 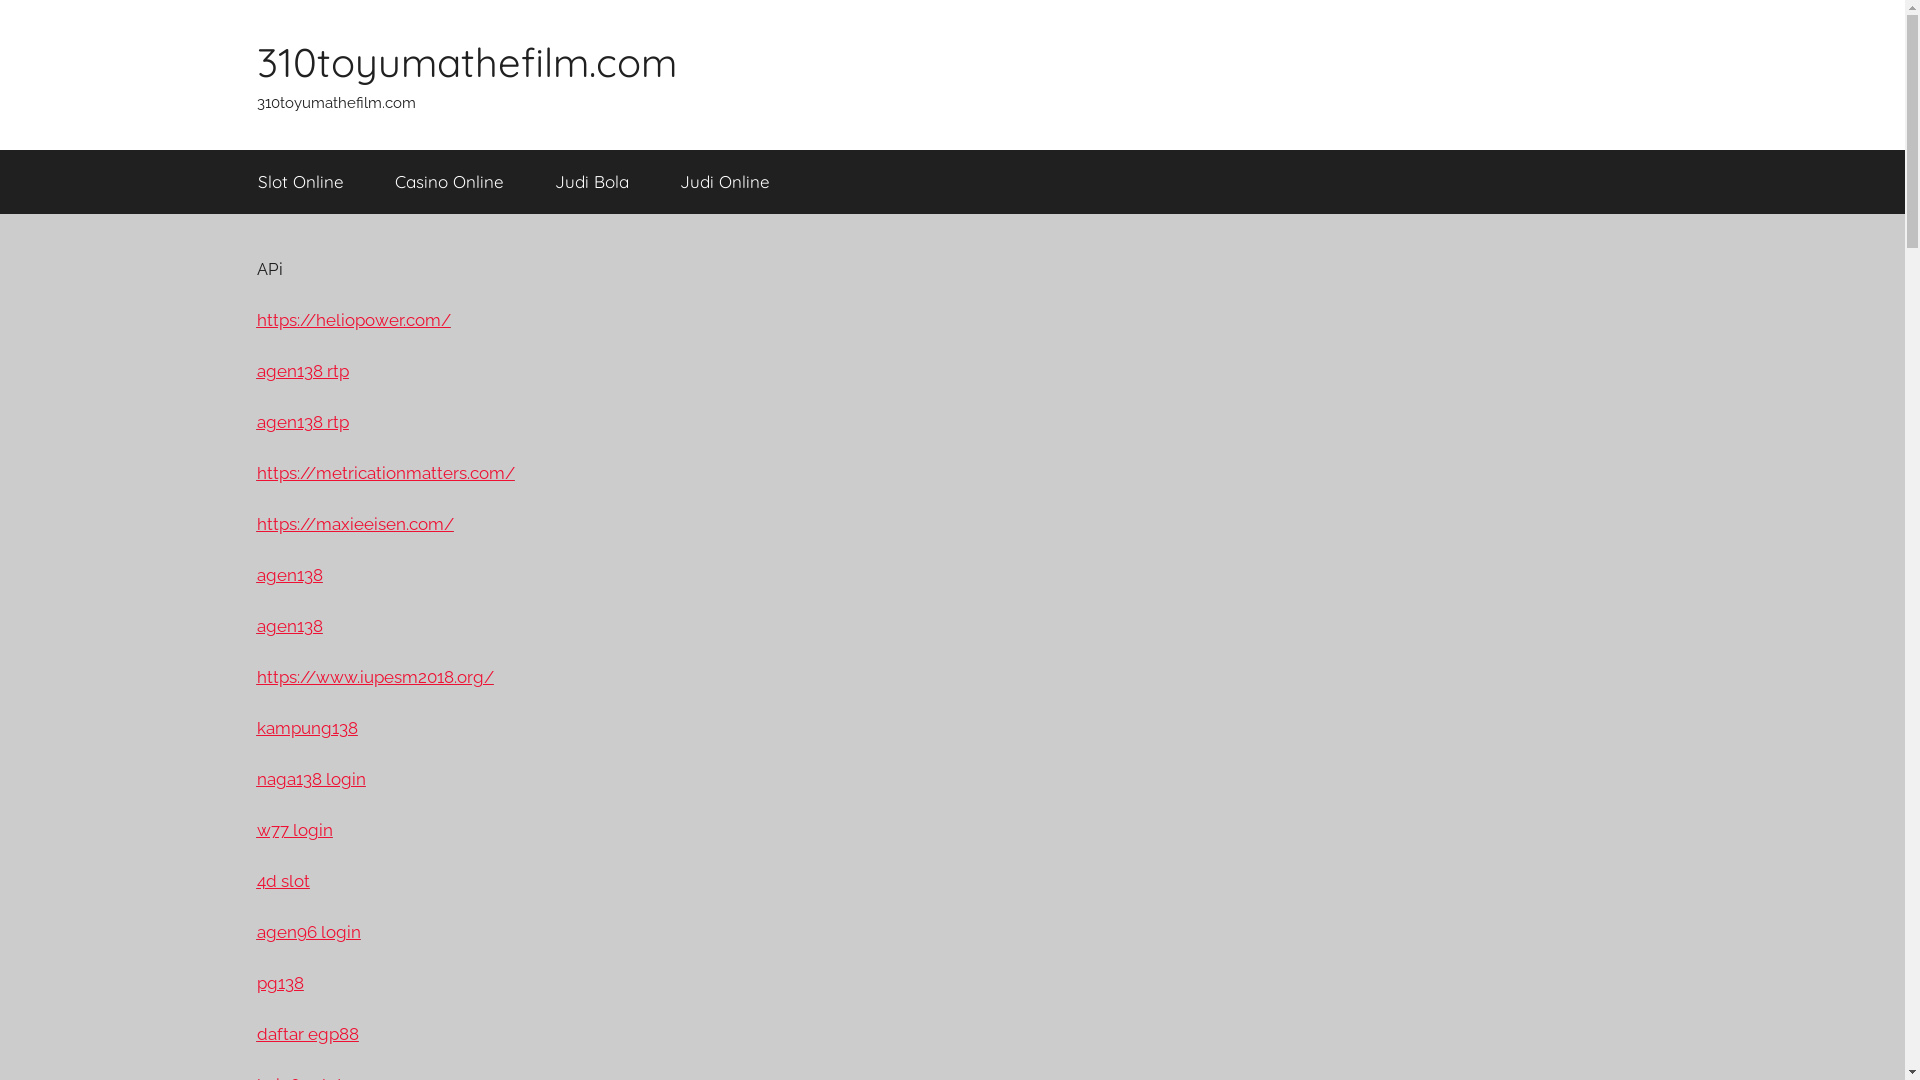 I want to click on 'https://www.iupesm2018.org/', so click(x=374, y=676).